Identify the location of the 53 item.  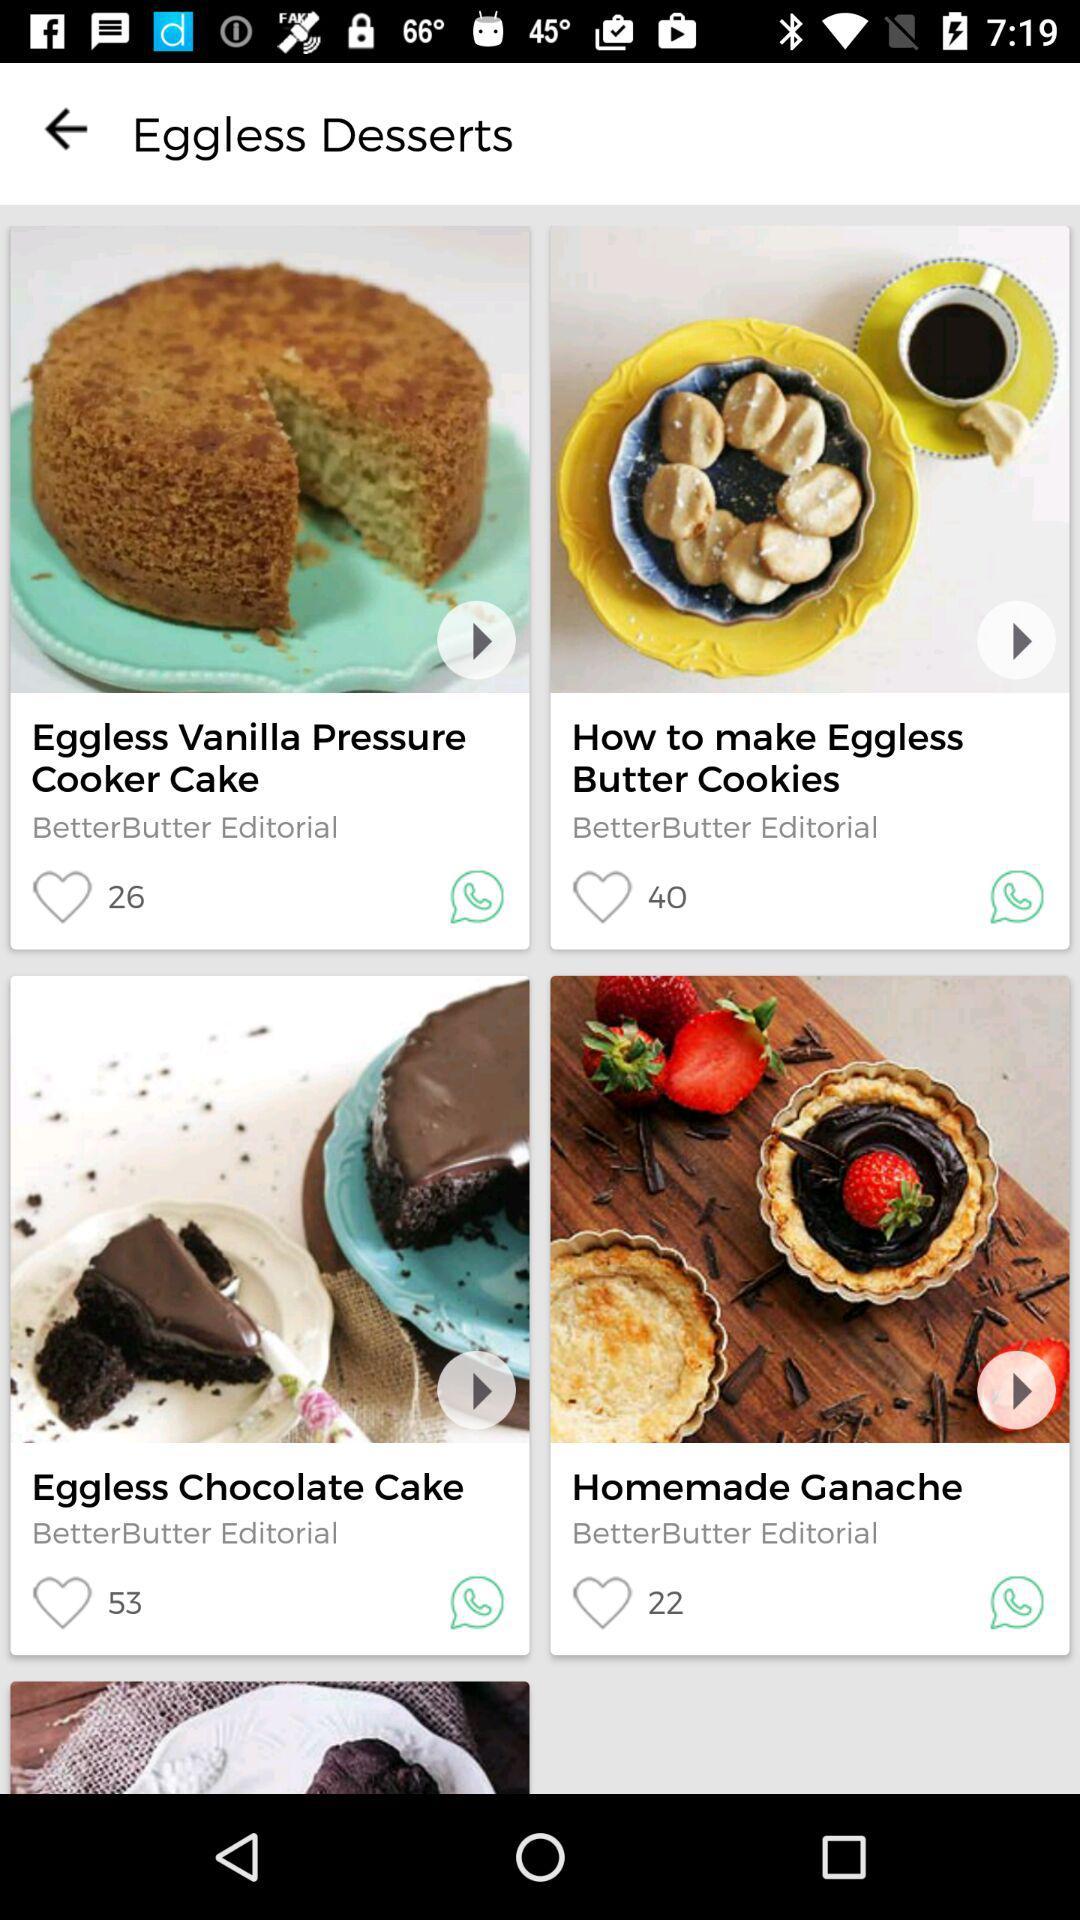
(86, 1602).